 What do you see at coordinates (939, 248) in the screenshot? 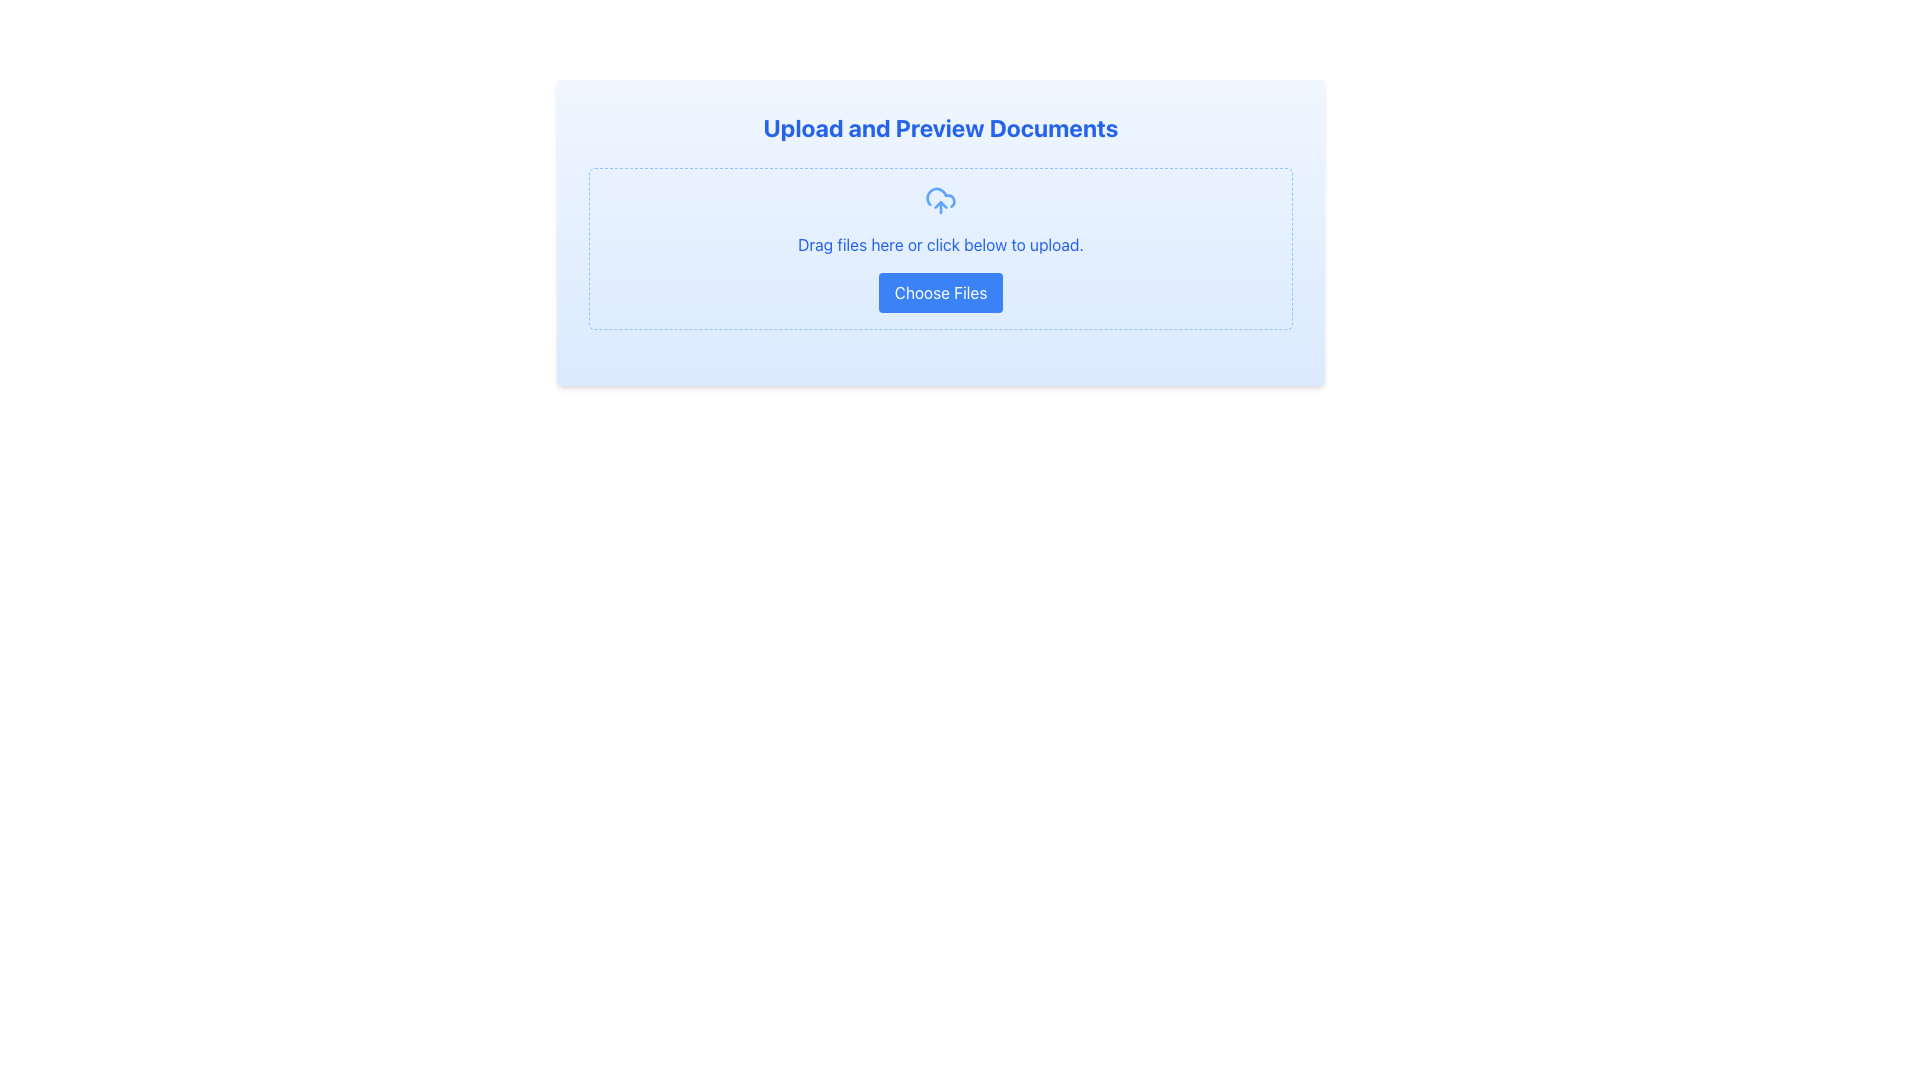
I see `the file upload area with the supporting button located centrally below the heading 'Upload and Preview Documents'` at bounding box center [939, 248].